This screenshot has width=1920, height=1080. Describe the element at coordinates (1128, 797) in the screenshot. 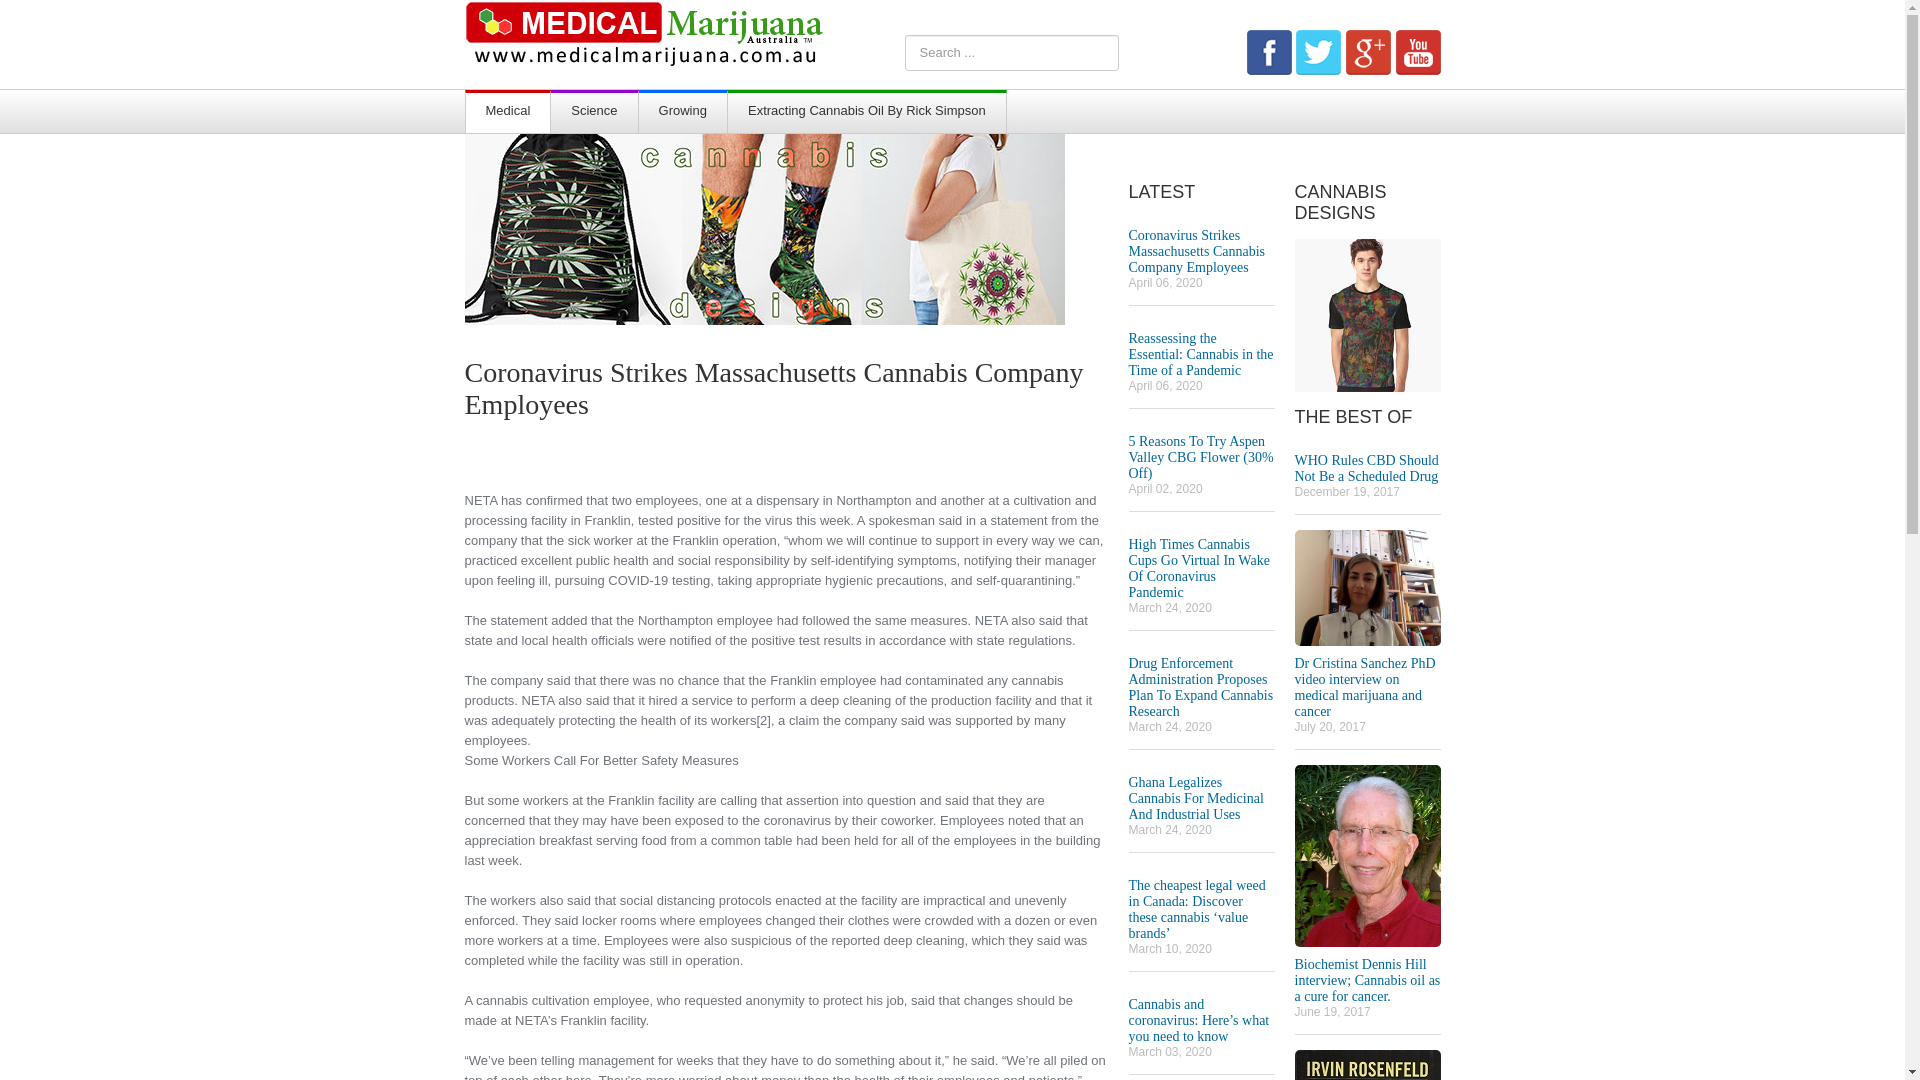

I see `'Ghana Legalizes Cannabis For Medicinal And Industrial Uses'` at that location.